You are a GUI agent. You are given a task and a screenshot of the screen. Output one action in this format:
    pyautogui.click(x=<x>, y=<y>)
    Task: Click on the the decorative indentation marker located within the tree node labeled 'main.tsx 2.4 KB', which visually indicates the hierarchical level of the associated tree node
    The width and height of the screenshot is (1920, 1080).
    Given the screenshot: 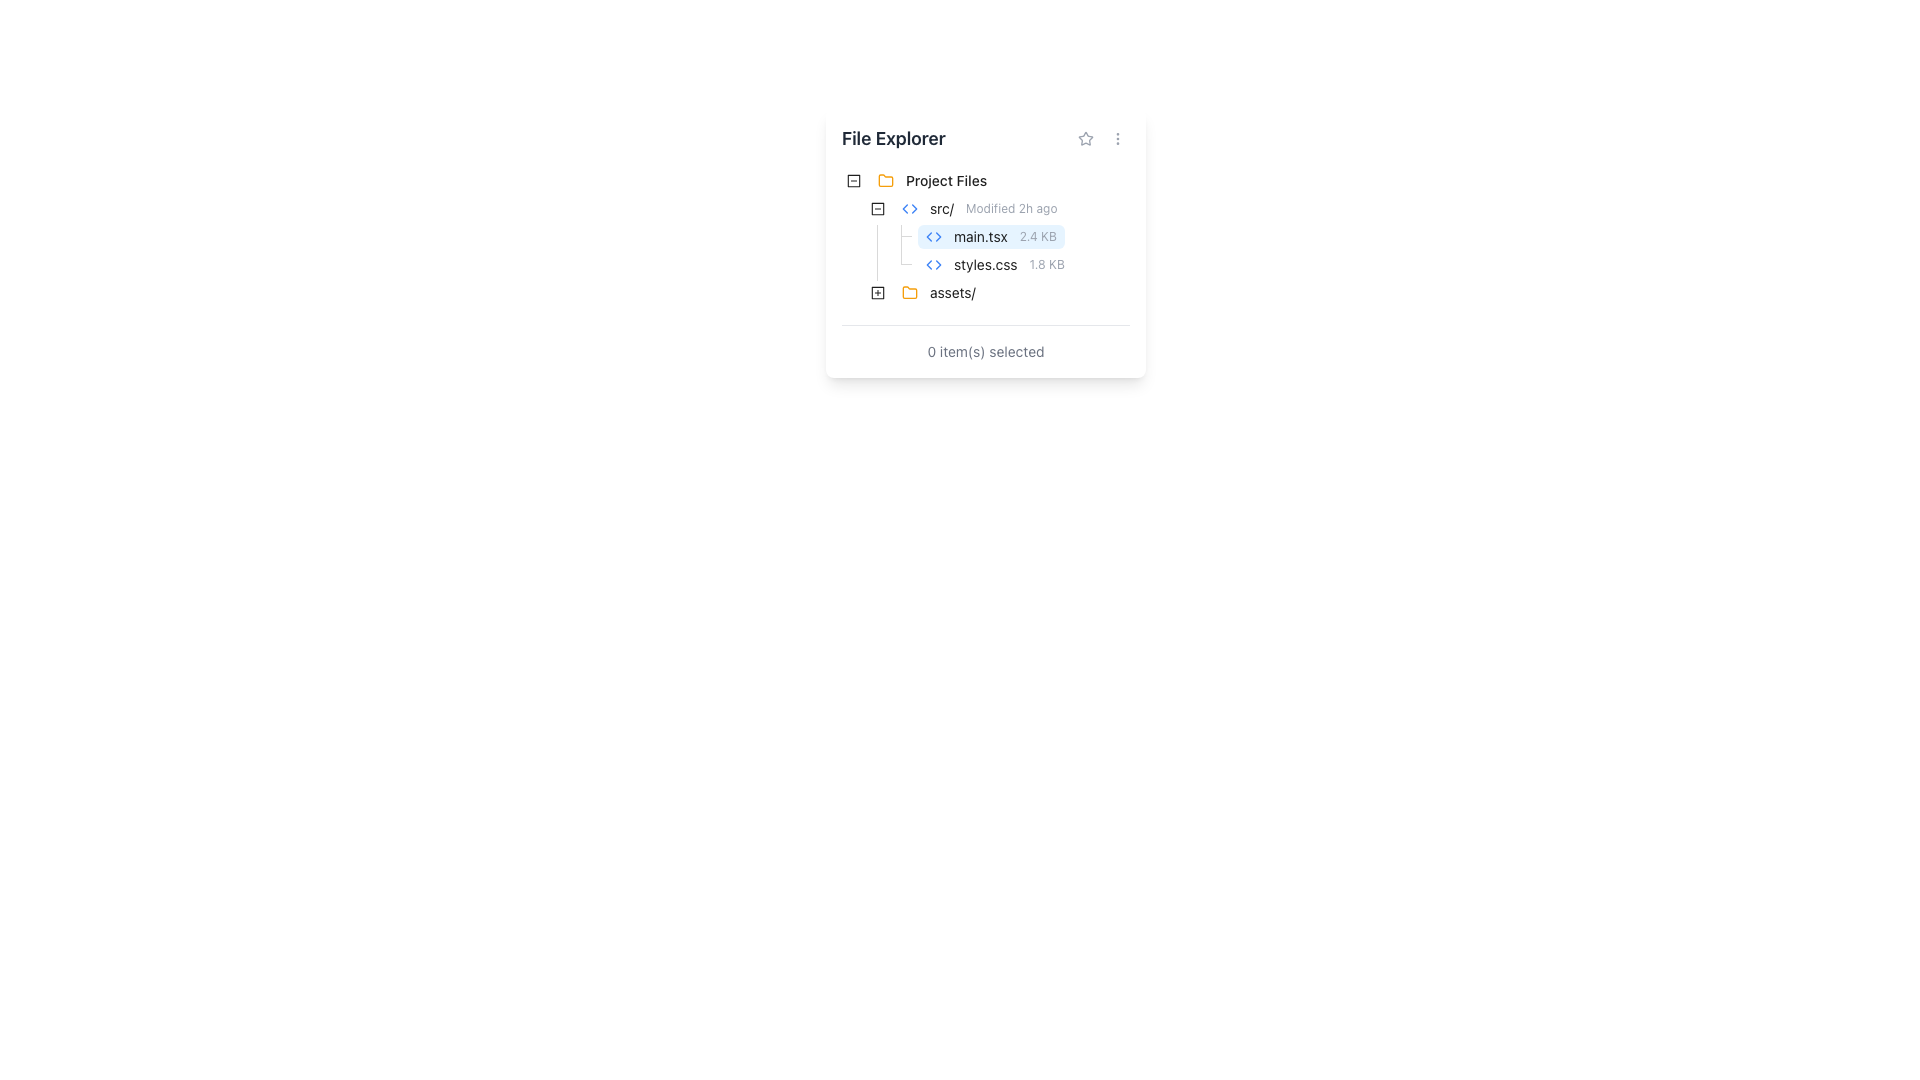 What is the action you would take?
    pyautogui.click(x=865, y=235)
    